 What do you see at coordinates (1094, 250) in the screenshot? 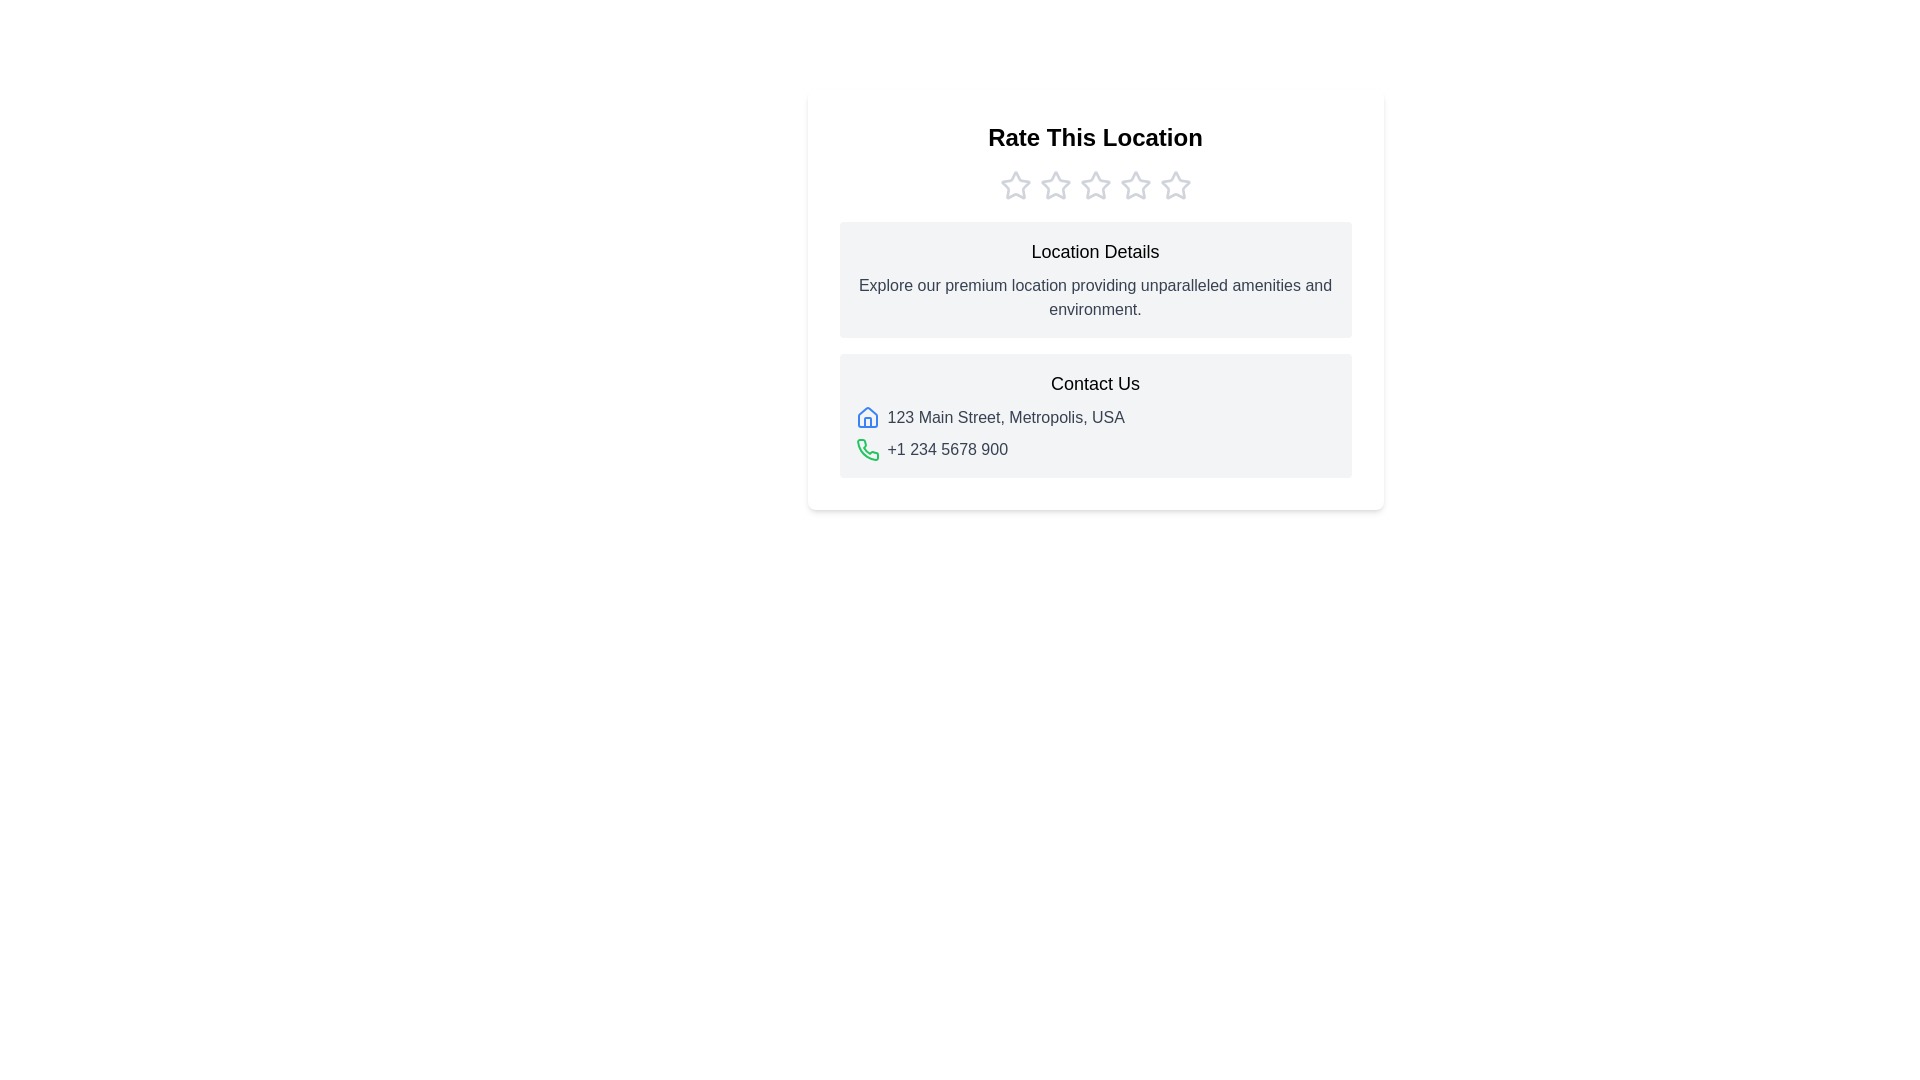
I see `the text label that serves as a title or heading for the section describing the location, which is positioned at the top of a light gray box, immediately below the 'Rate This Location' header and rating stars` at bounding box center [1094, 250].